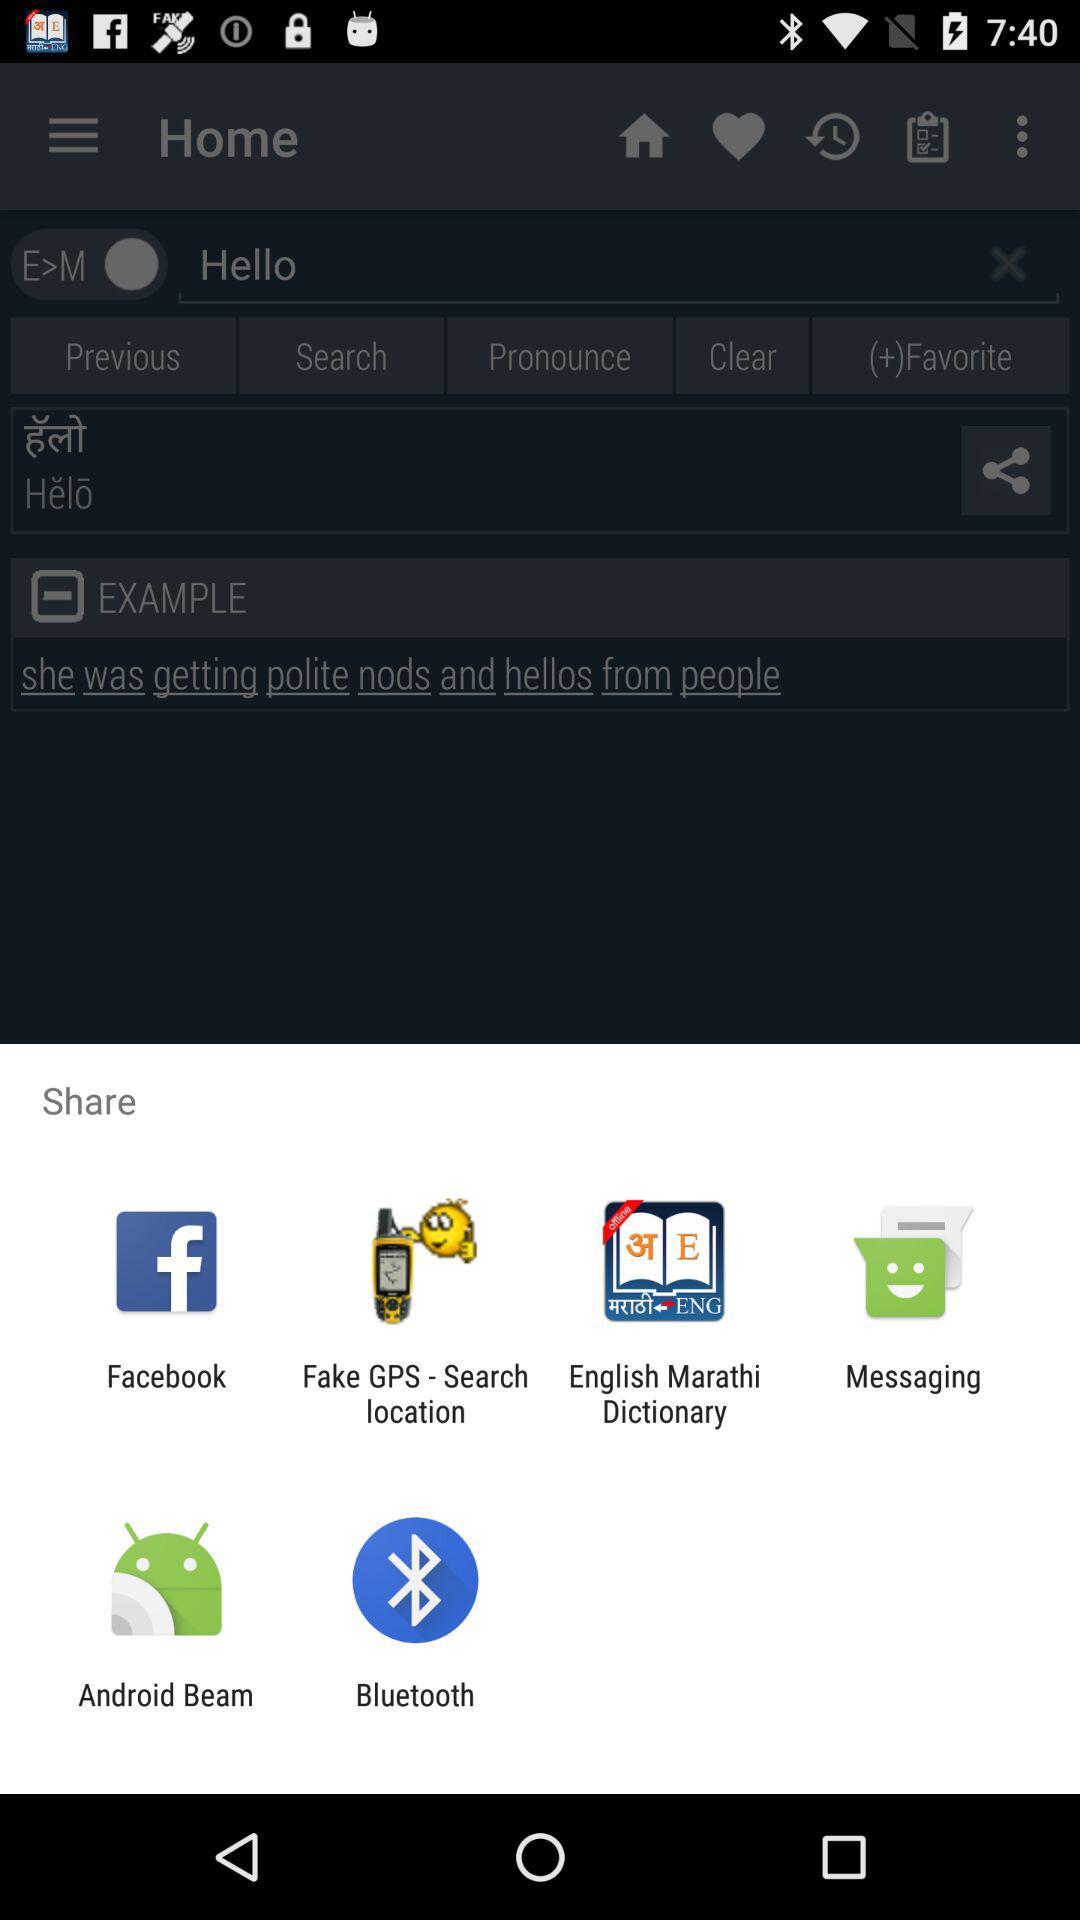 The width and height of the screenshot is (1080, 1920). What do you see at coordinates (165, 1711) in the screenshot?
I see `the icon next to bluetooth` at bounding box center [165, 1711].